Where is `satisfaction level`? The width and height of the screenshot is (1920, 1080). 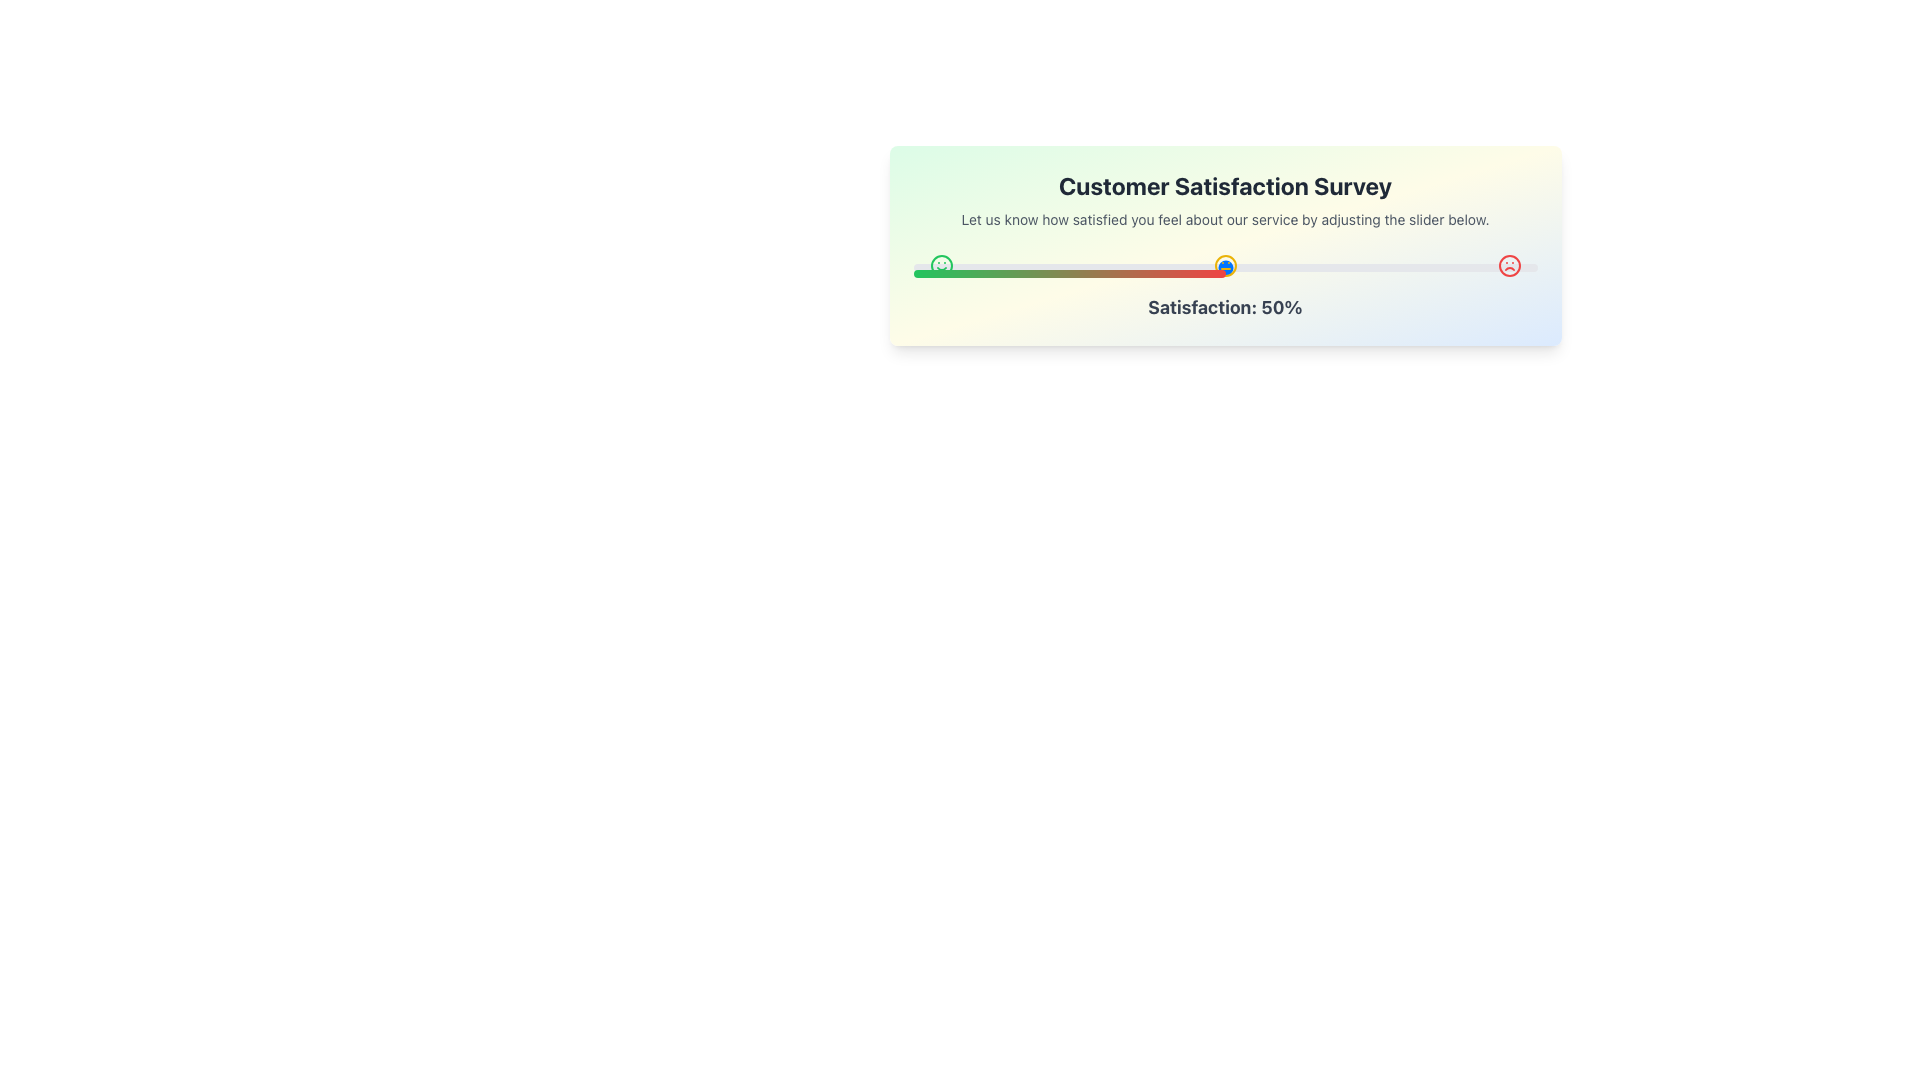
satisfaction level is located at coordinates (1043, 266).